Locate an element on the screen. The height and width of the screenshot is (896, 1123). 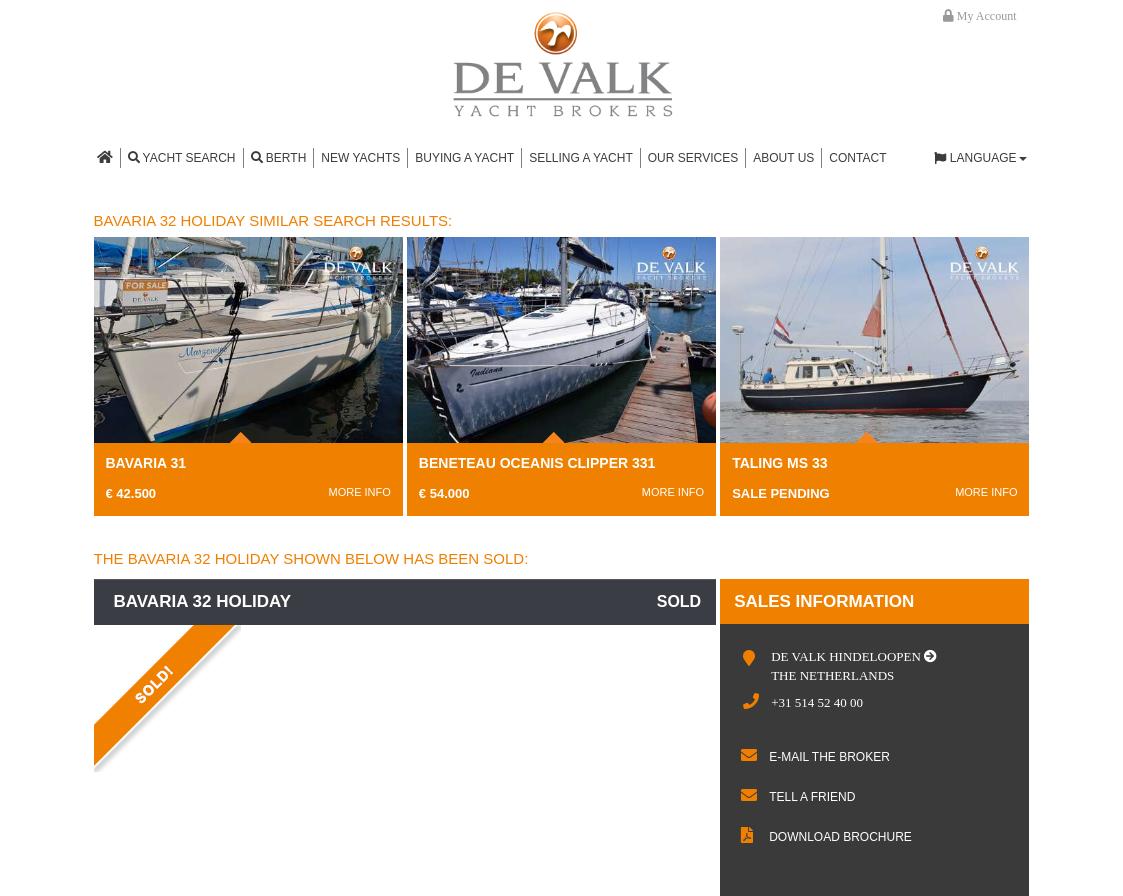
'e-mail the broker' is located at coordinates (827, 757).